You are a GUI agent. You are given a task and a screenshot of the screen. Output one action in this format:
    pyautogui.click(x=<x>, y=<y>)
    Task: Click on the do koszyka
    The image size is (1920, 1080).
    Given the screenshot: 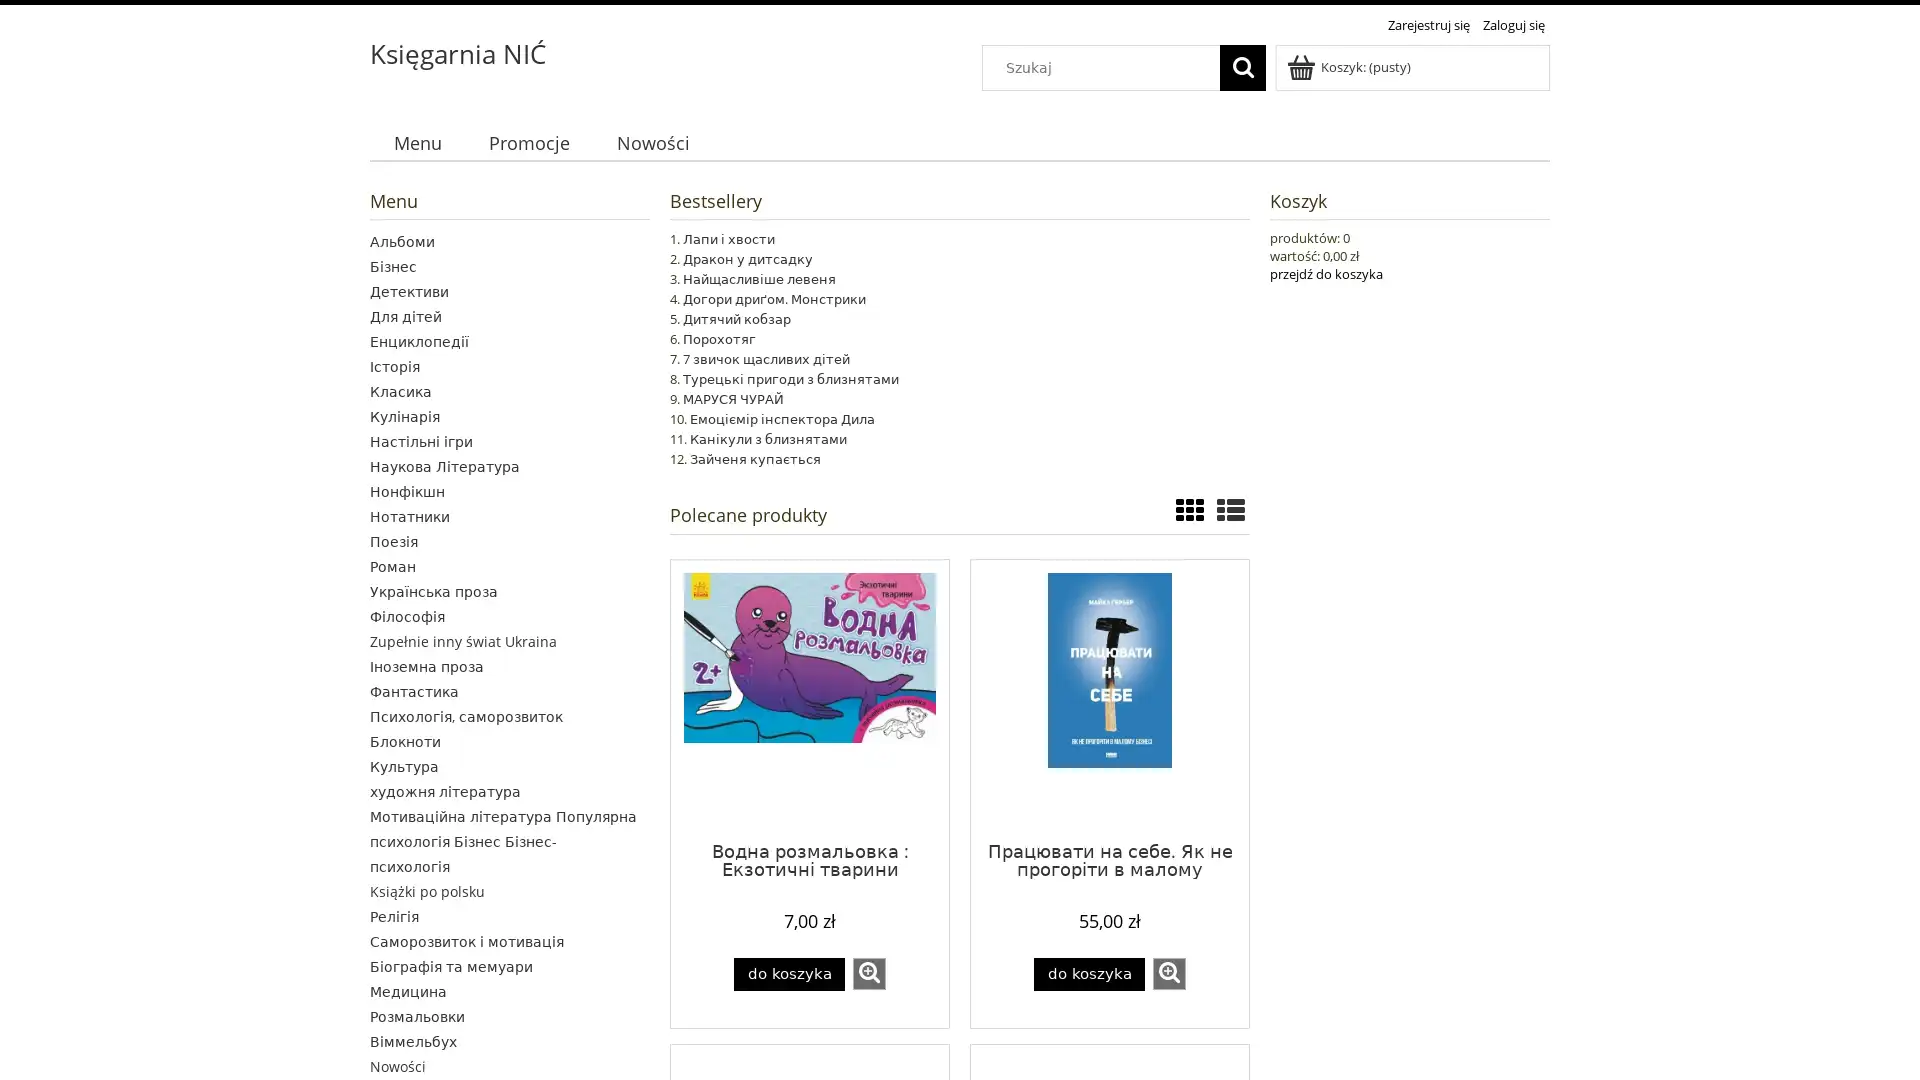 What is the action you would take?
    pyautogui.click(x=787, y=973)
    